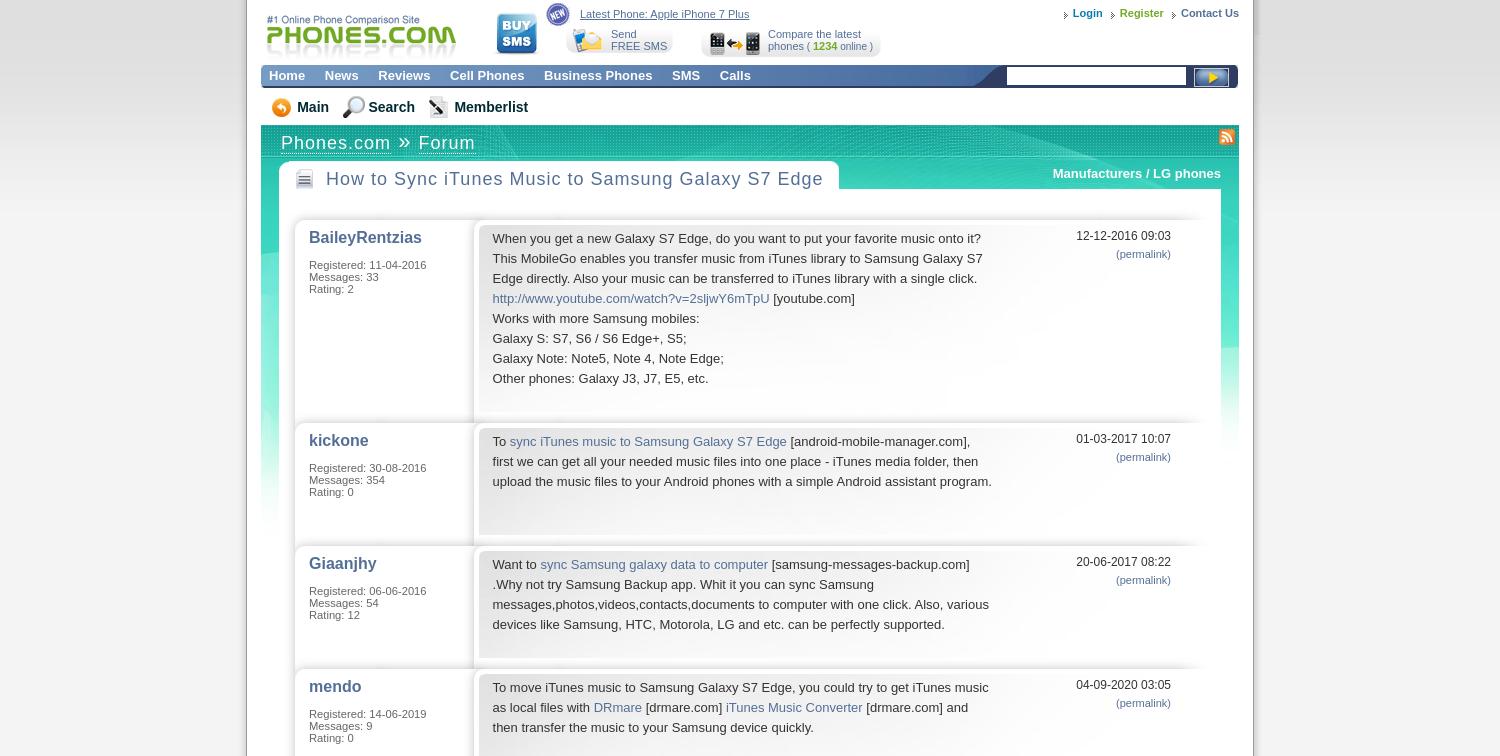  I want to click on '[android-mobile-manager.com], first we can get all your needed music files into one place - iTunes media folder, then upload the music files to your Android phones with a simple Android assistant program.', so click(491, 461).